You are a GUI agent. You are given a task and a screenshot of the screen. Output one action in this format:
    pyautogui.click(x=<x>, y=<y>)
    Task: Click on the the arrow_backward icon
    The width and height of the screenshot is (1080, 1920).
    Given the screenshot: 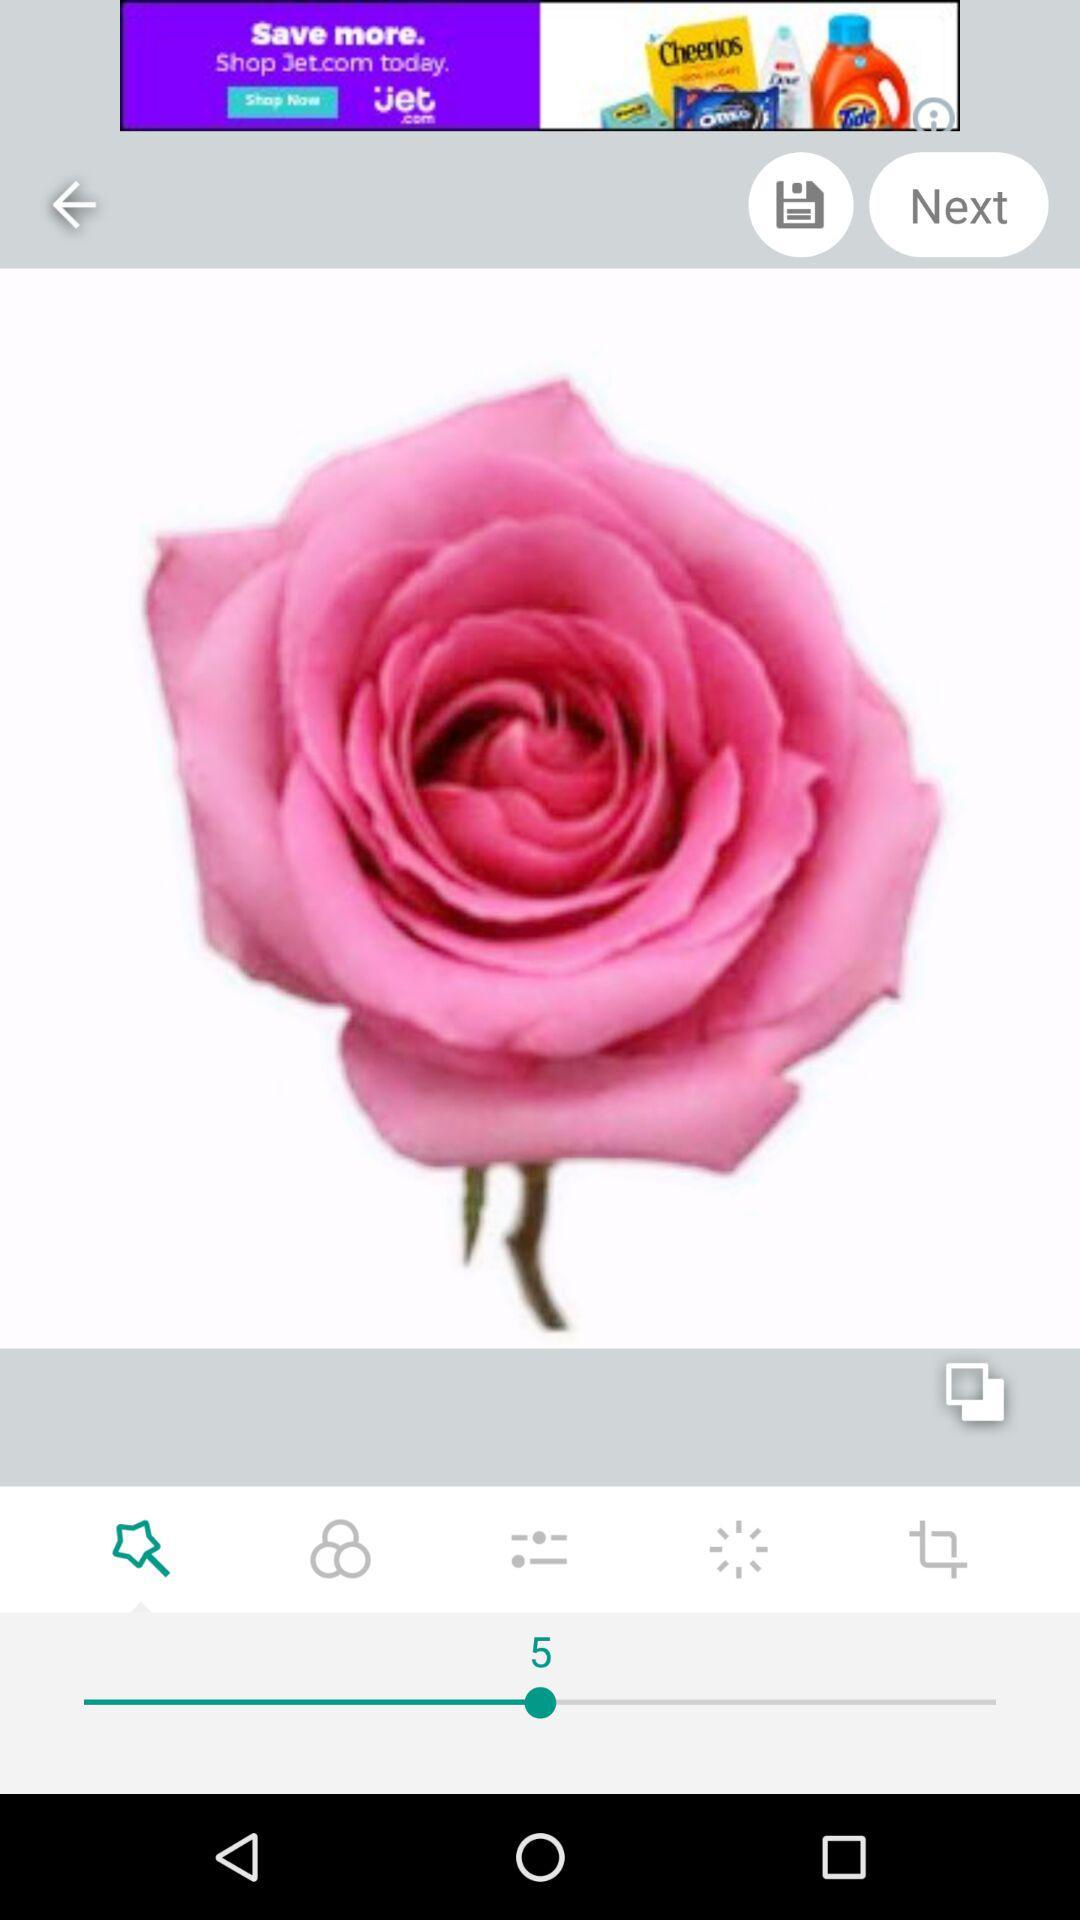 What is the action you would take?
    pyautogui.click(x=72, y=204)
    